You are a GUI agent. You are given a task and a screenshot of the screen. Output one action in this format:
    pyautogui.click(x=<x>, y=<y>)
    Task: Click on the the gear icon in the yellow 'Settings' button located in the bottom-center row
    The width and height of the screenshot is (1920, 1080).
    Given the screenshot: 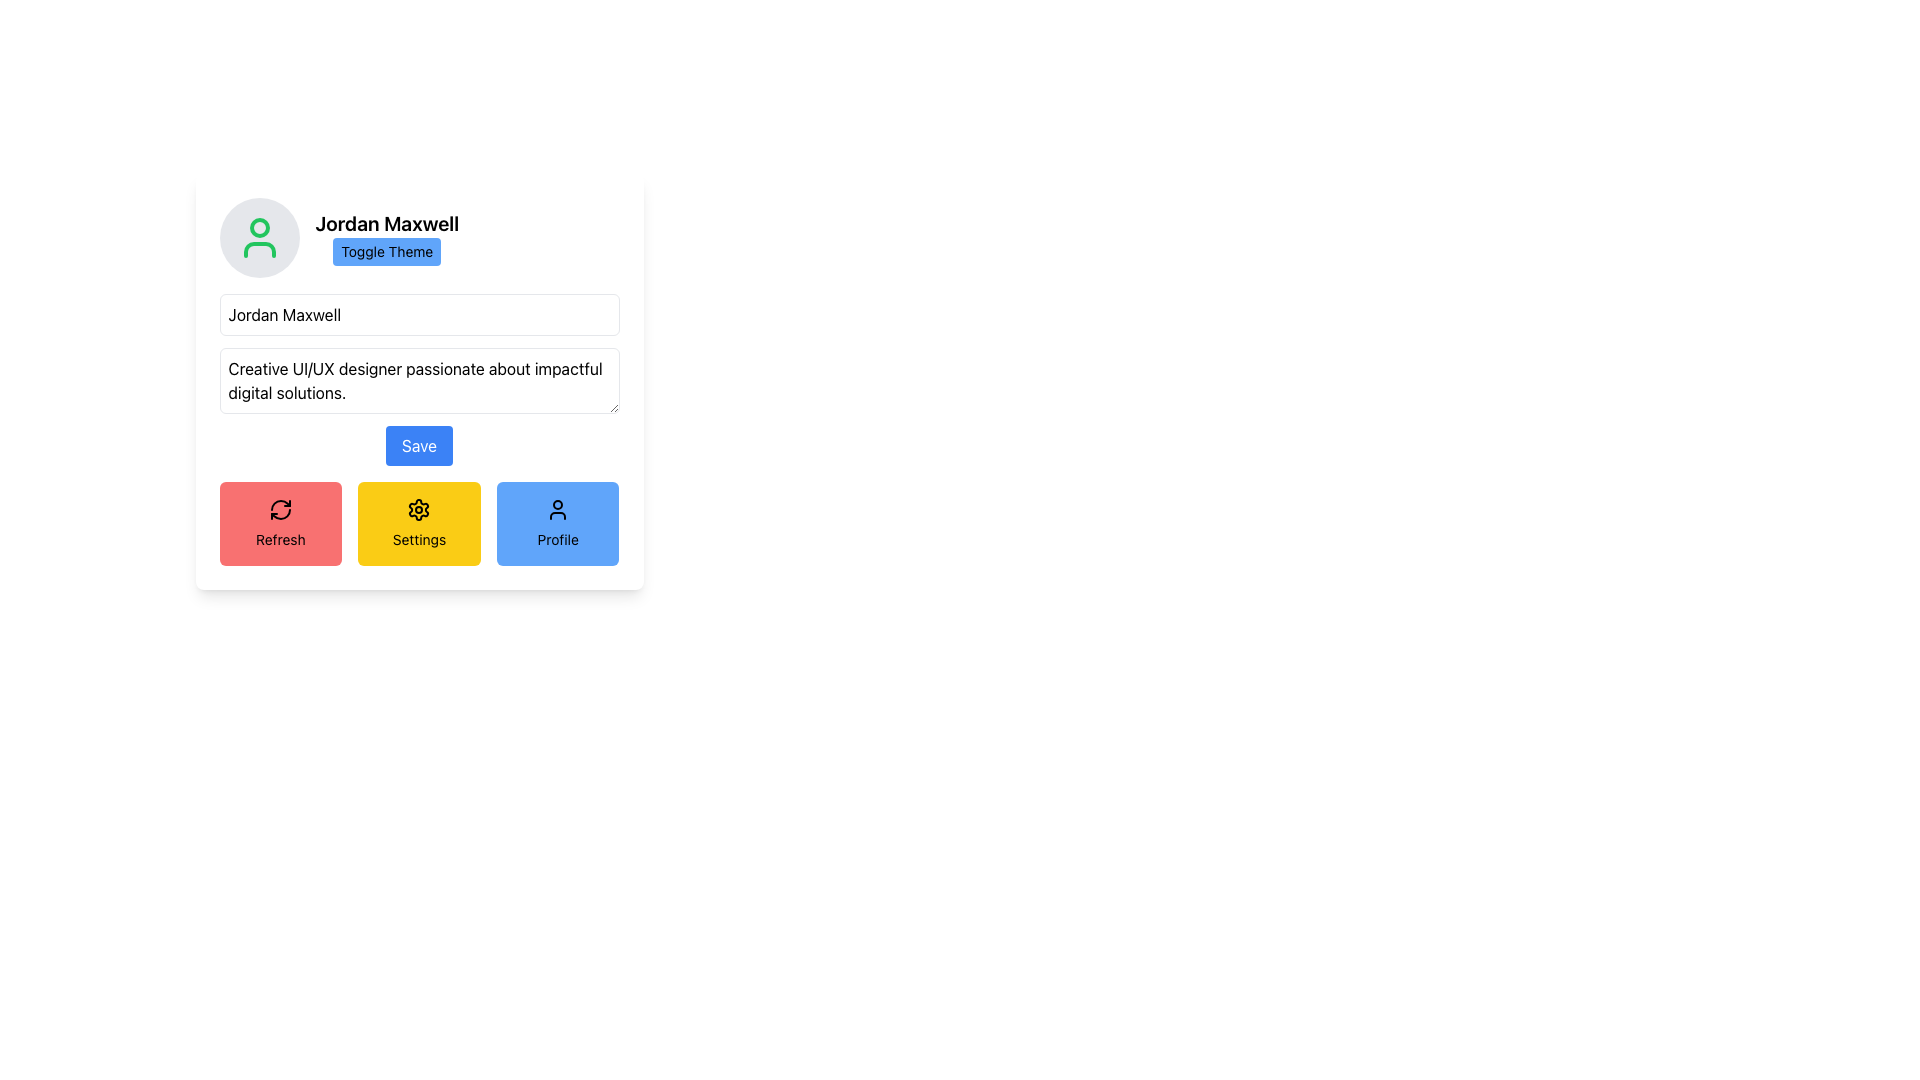 What is the action you would take?
    pyautogui.click(x=418, y=508)
    